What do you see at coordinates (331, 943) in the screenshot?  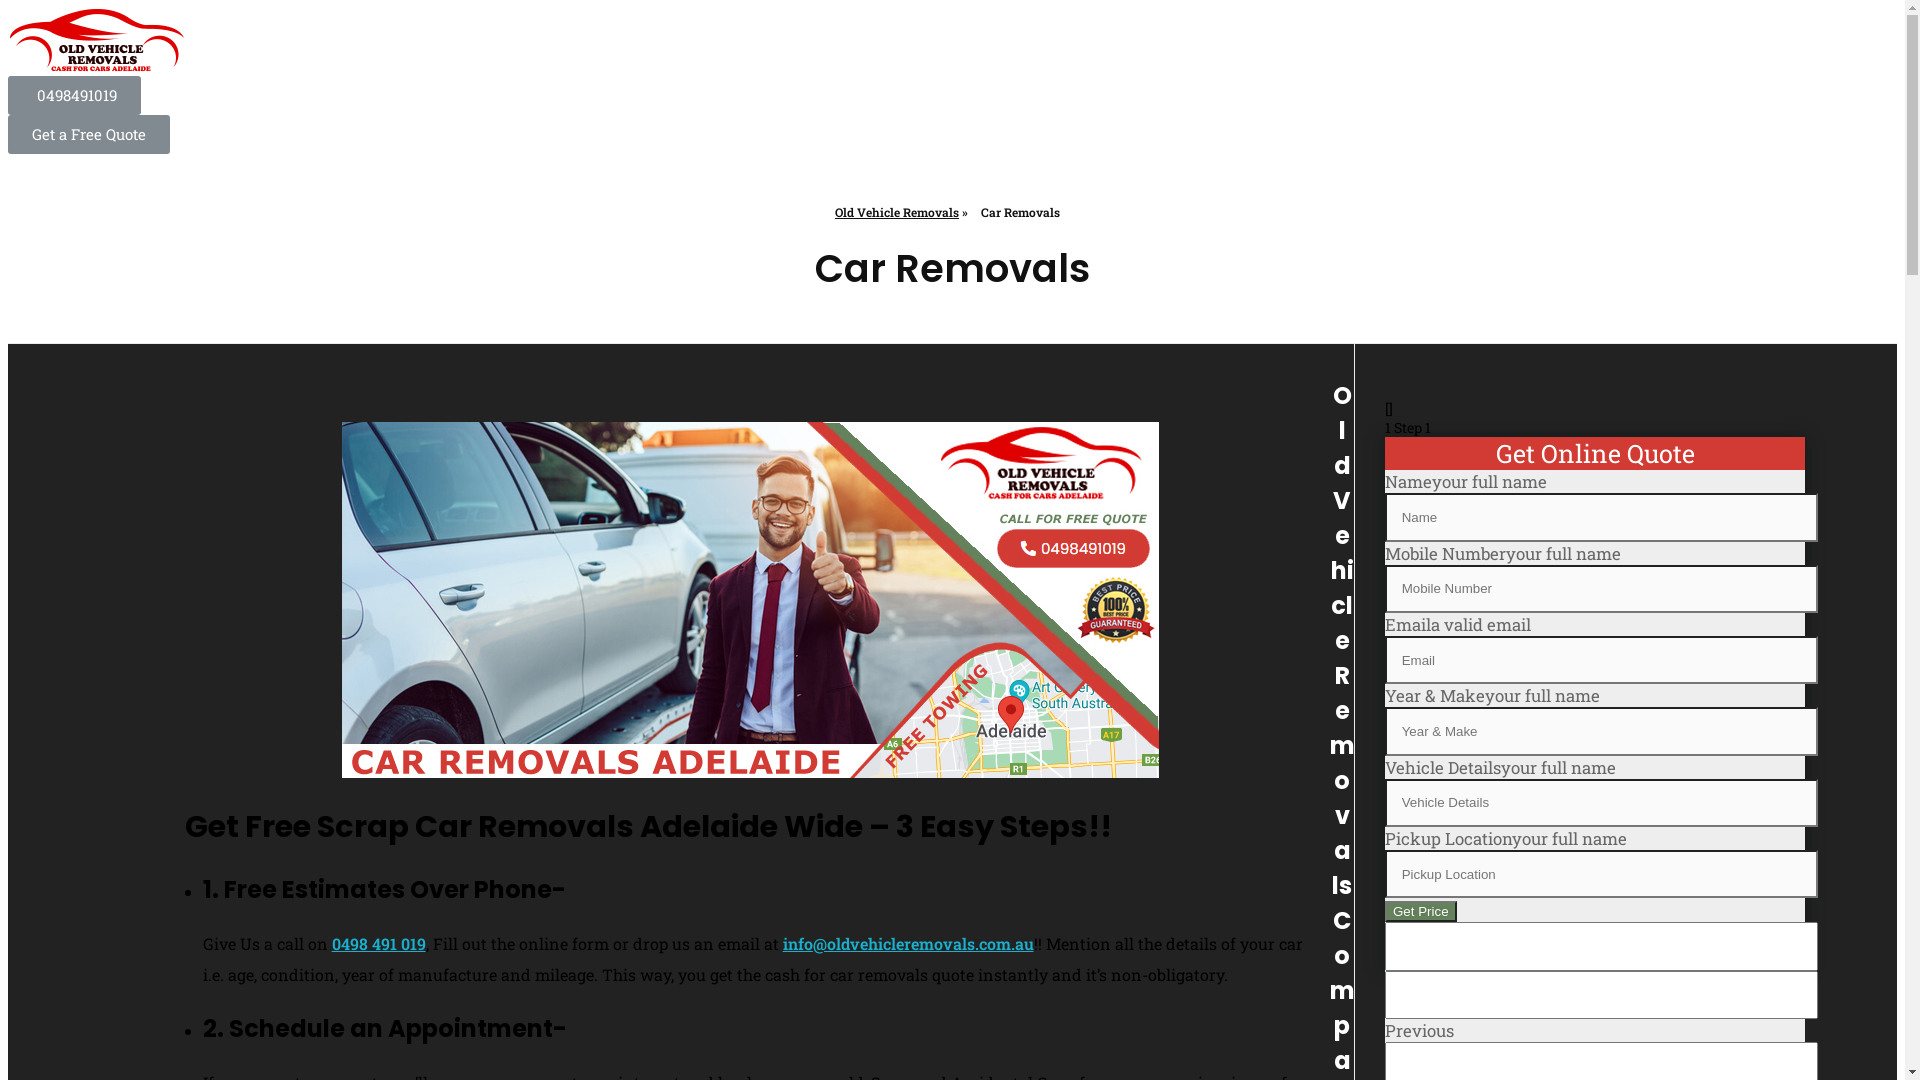 I see `'0498 491 019'` at bounding box center [331, 943].